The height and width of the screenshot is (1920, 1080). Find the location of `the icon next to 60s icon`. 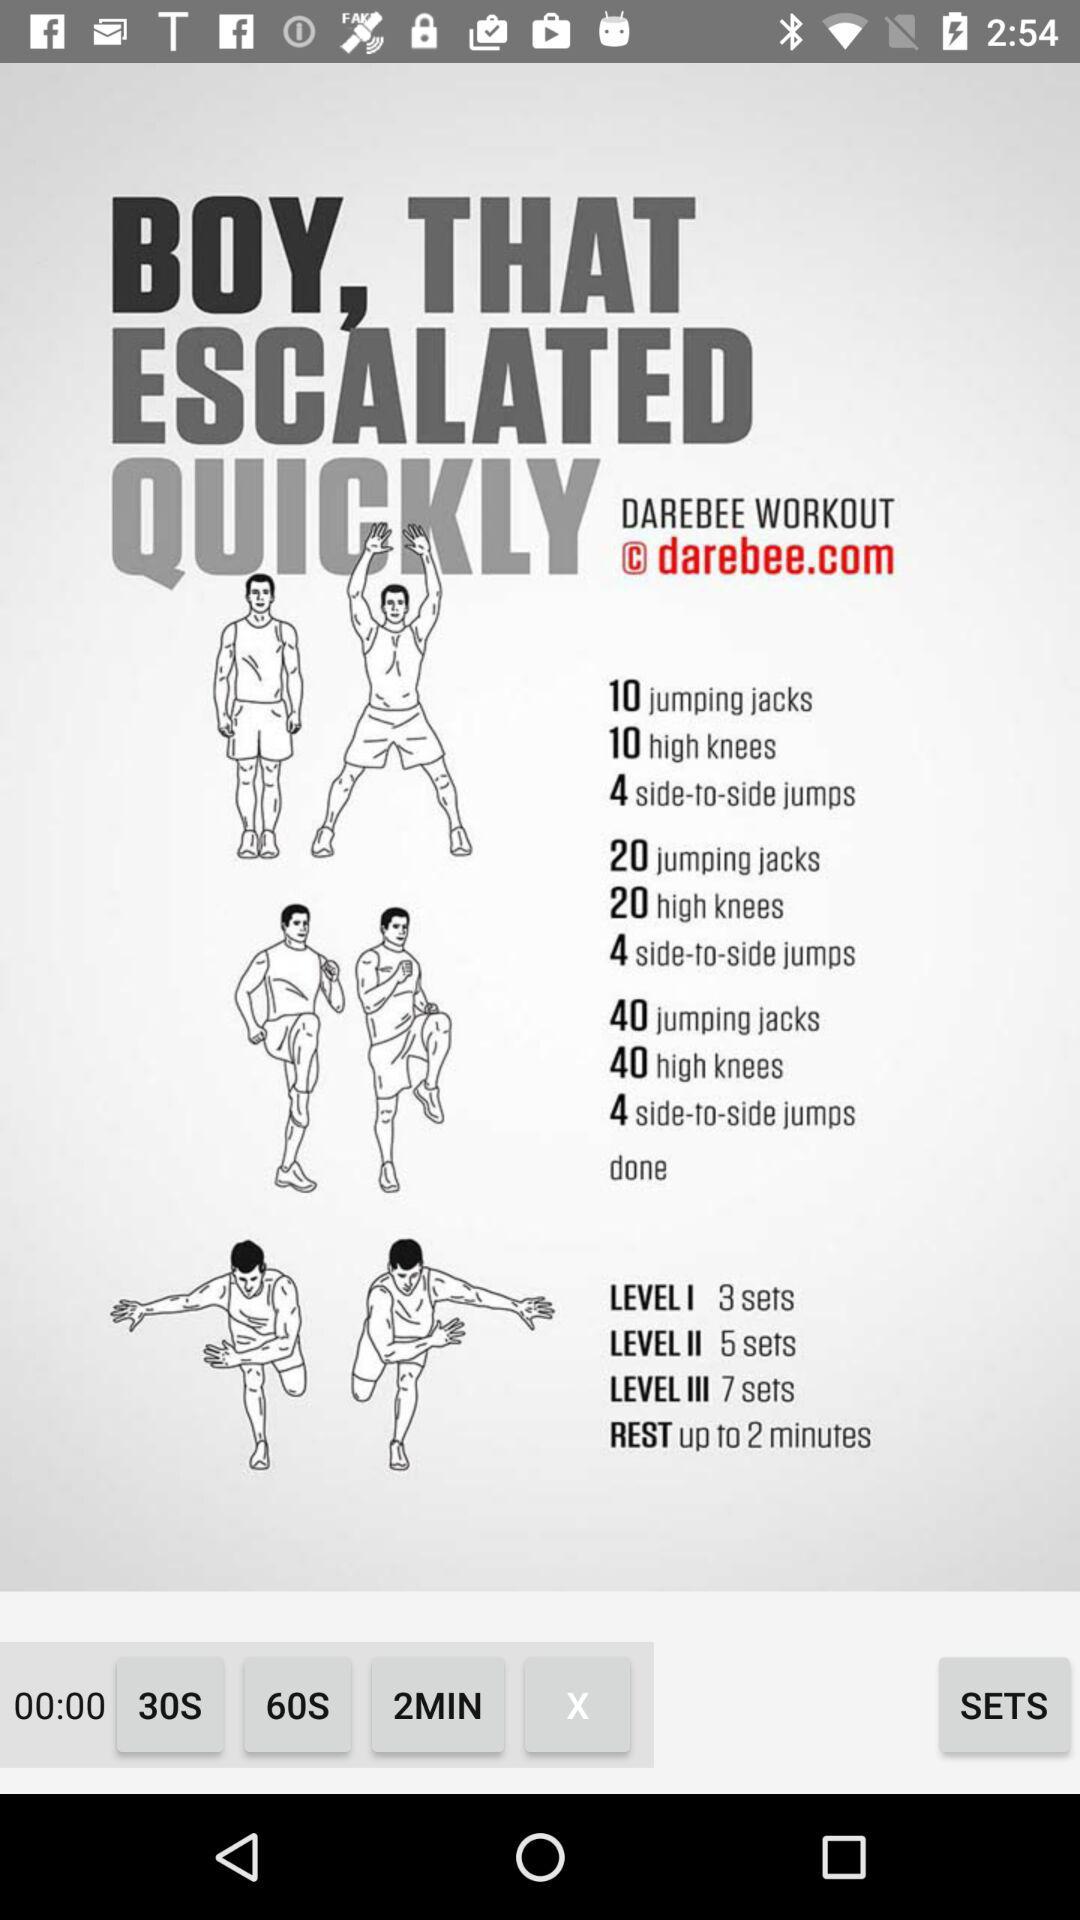

the icon next to 60s icon is located at coordinates (437, 1703).